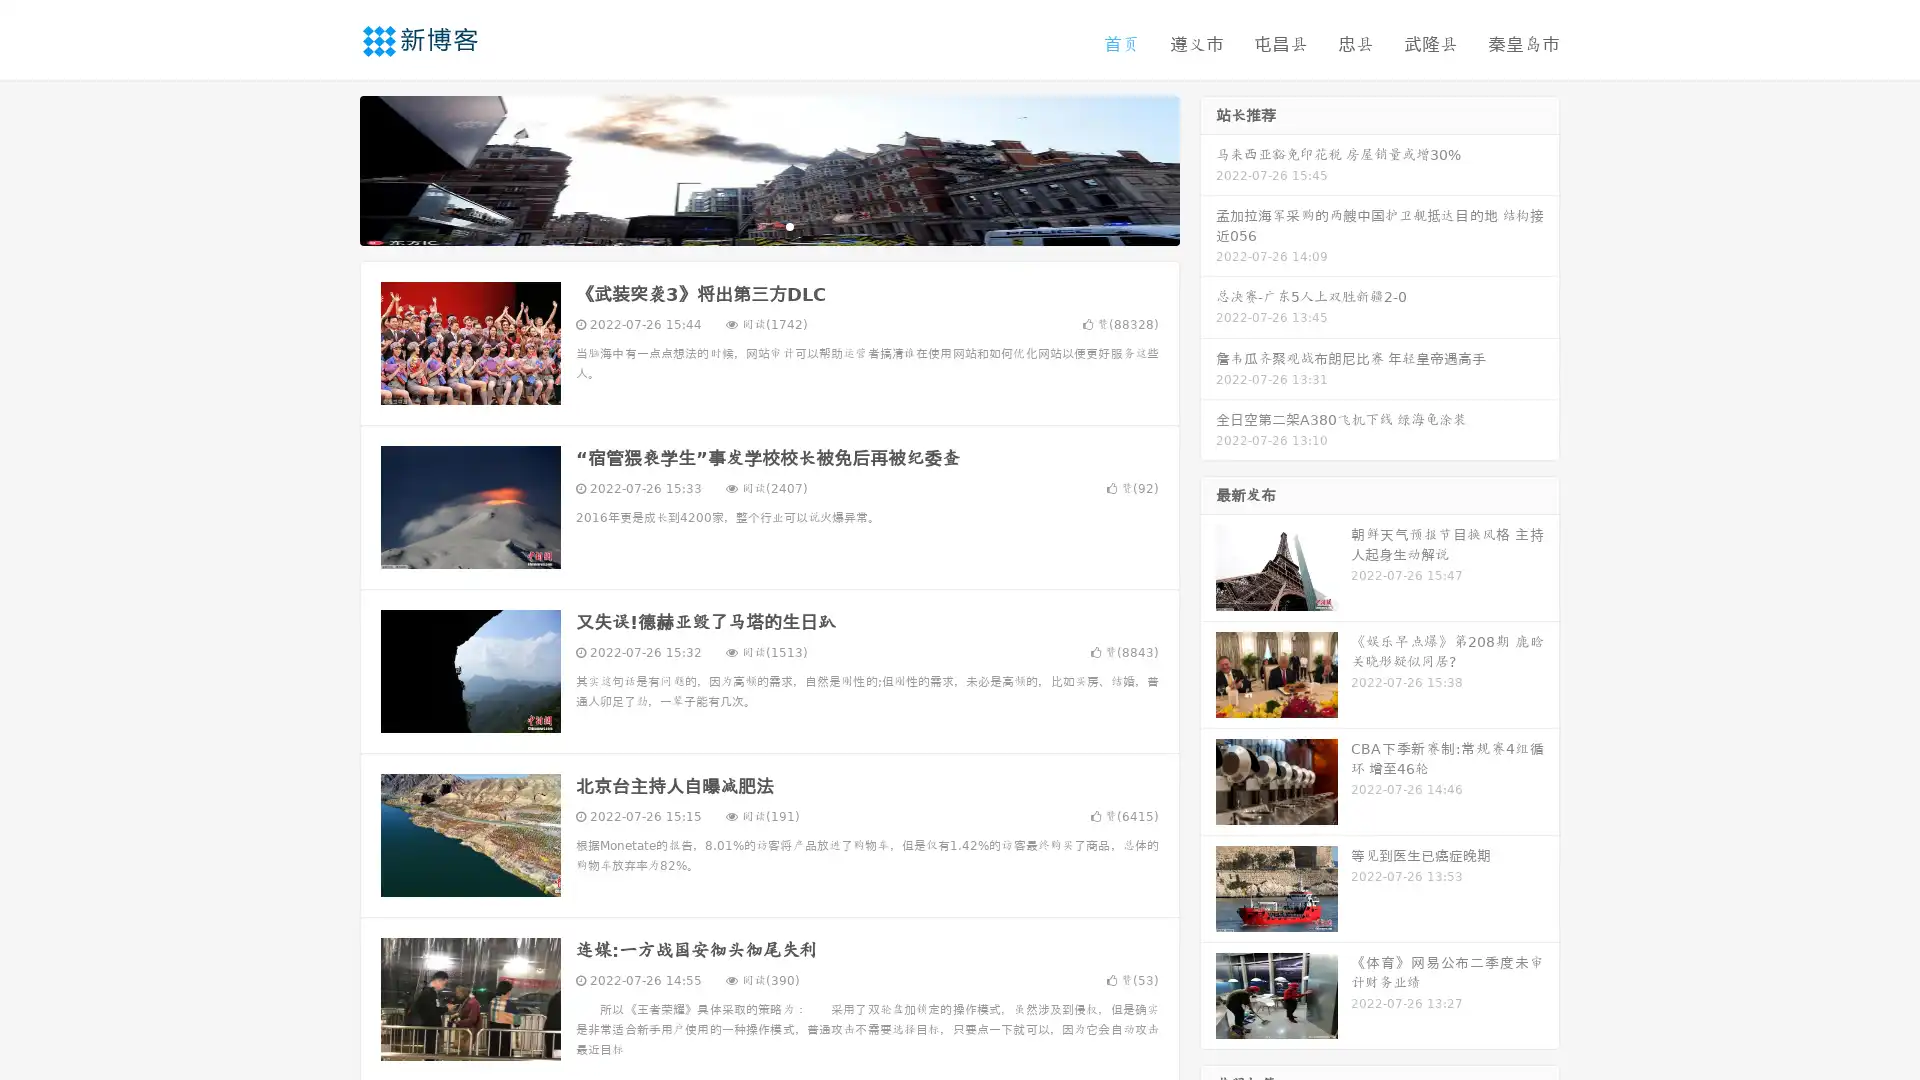 This screenshot has height=1080, width=1920. I want to click on Next slide, so click(1208, 168).